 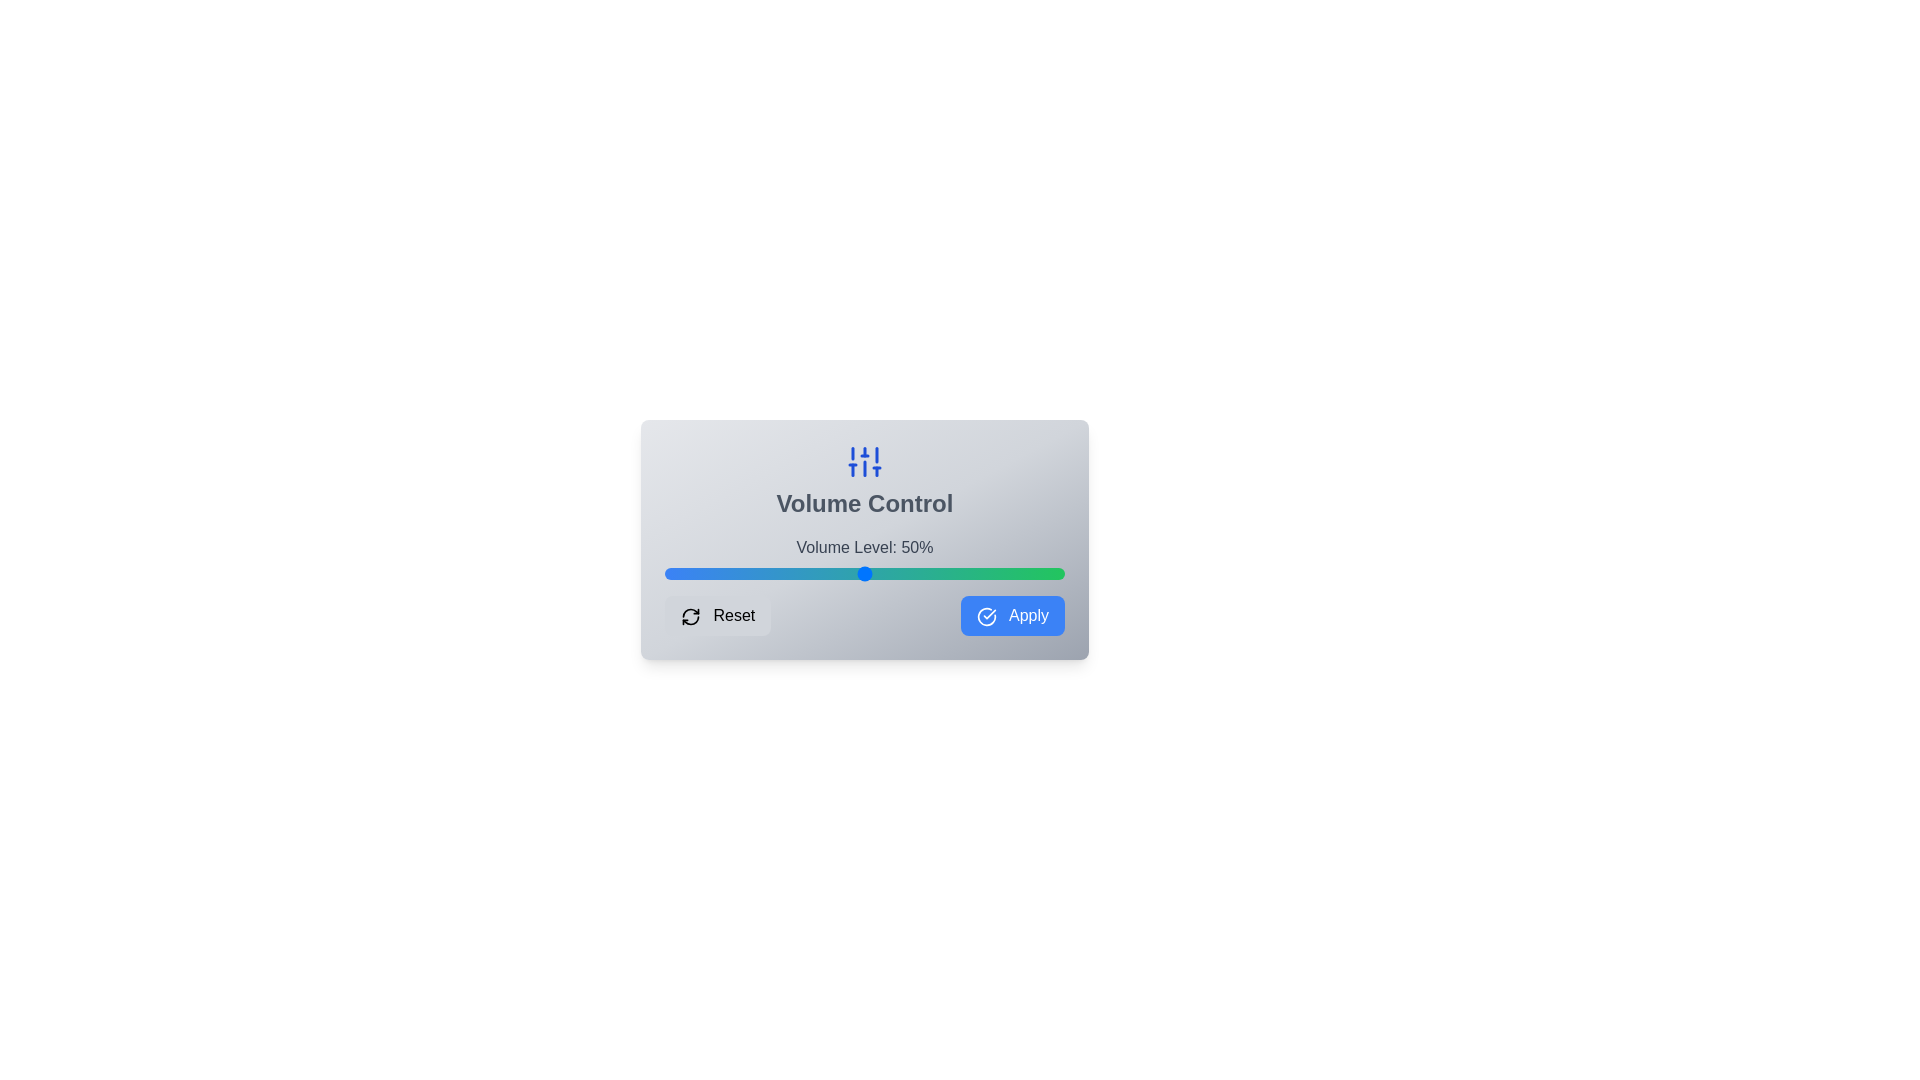 What do you see at coordinates (718, 615) in the screenshot?
I see `'Reset' button to reset the volume to 50%` at bounding box center [718, 615].